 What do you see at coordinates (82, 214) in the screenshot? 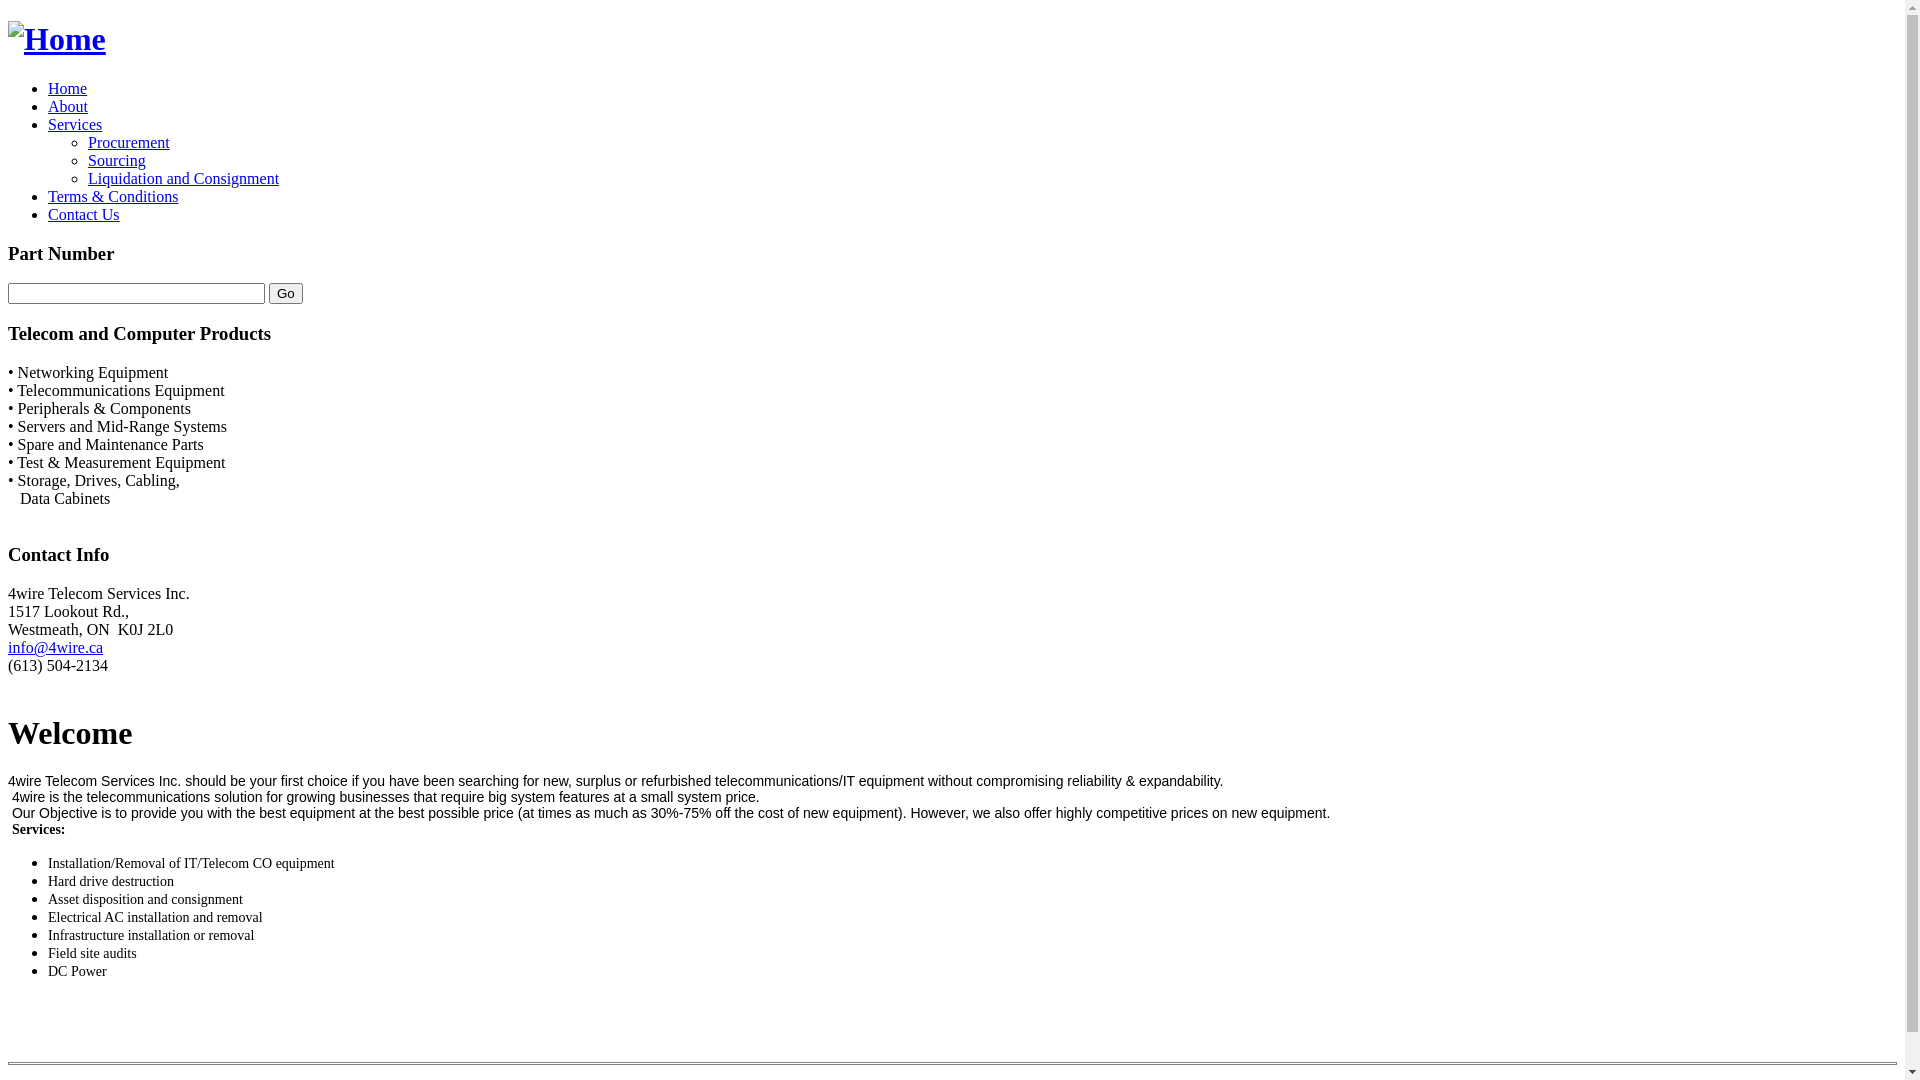
I see `'Contact Us'` at bounding box center [82, 214].